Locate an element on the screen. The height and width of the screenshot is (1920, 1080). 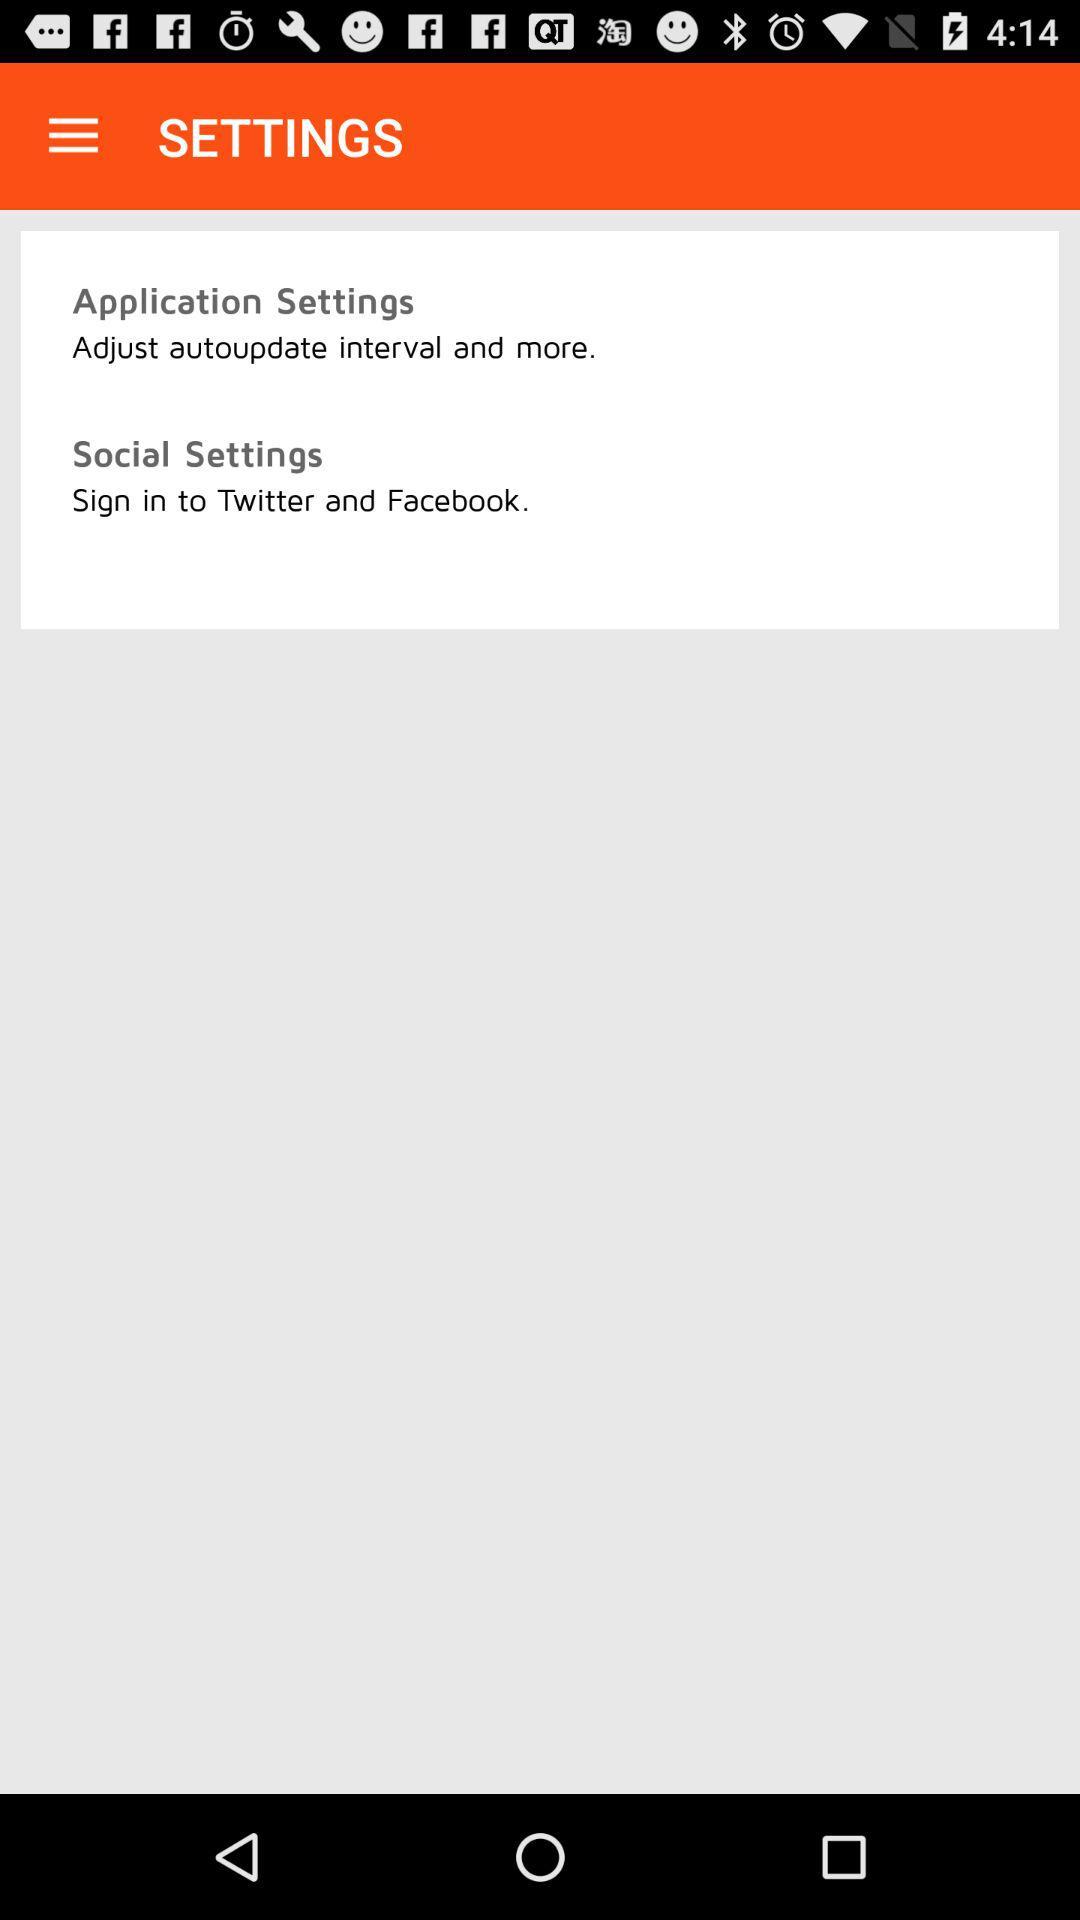
icon to the left of the settings app is located at coordinates (72, 135).